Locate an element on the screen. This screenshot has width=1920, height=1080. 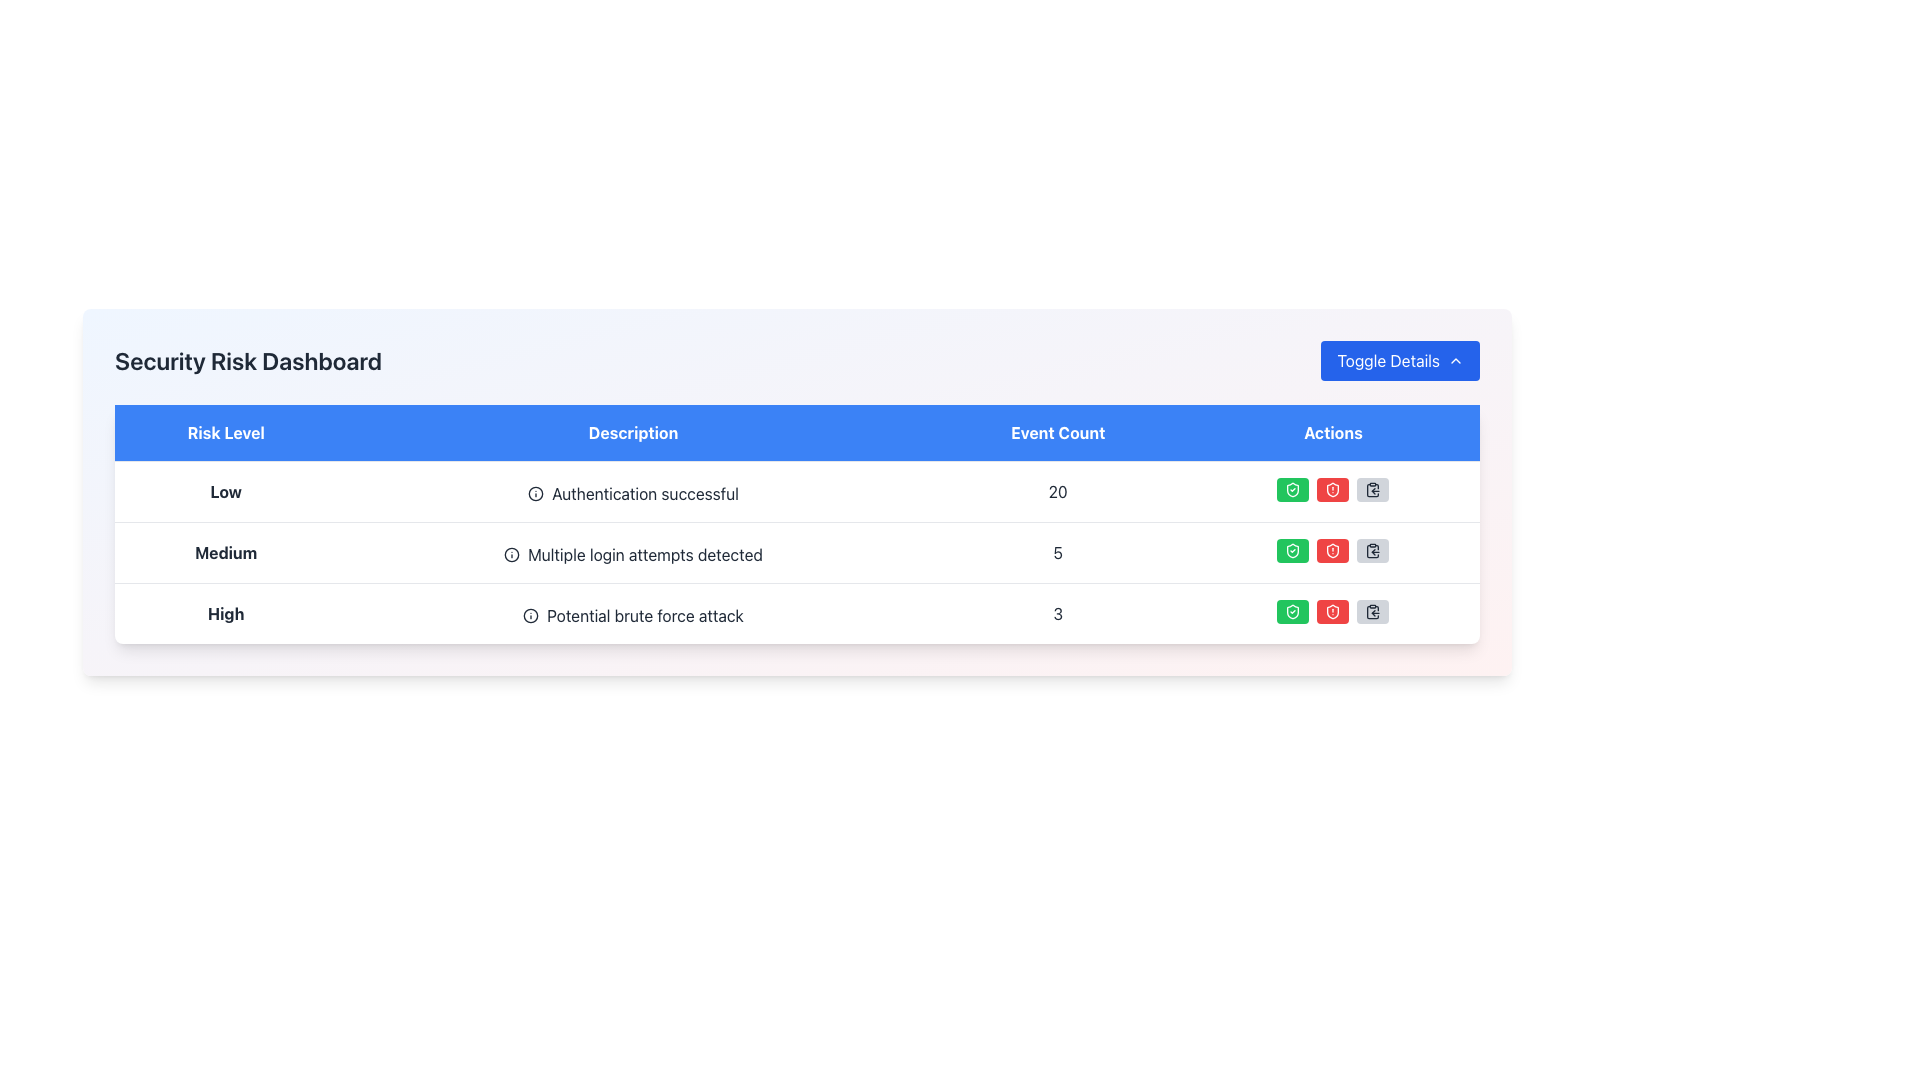
the rounded rectangular button with a clipboard icon located in the third row under the 'Actions' column is located at coordinates (1372, 551).